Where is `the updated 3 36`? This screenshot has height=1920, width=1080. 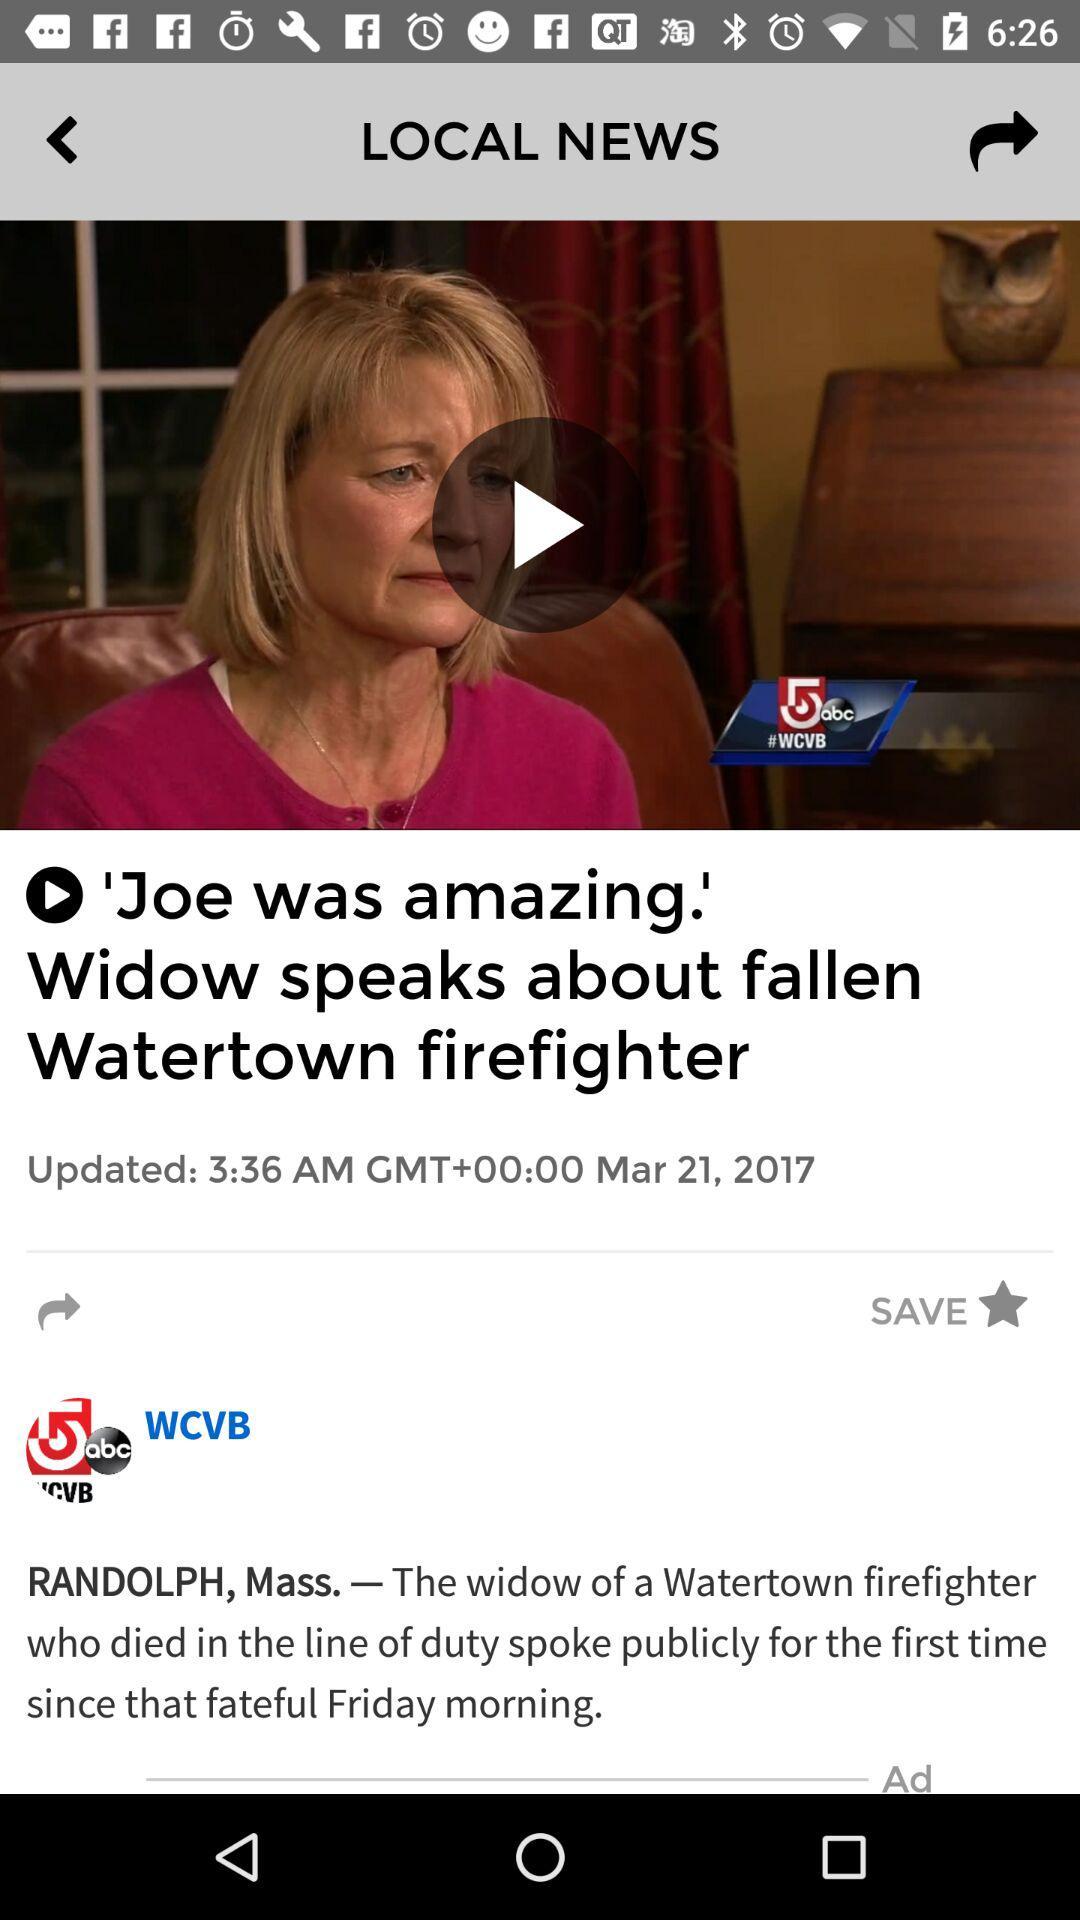
the updated 3 36 is located at coordinates (540, 1170).